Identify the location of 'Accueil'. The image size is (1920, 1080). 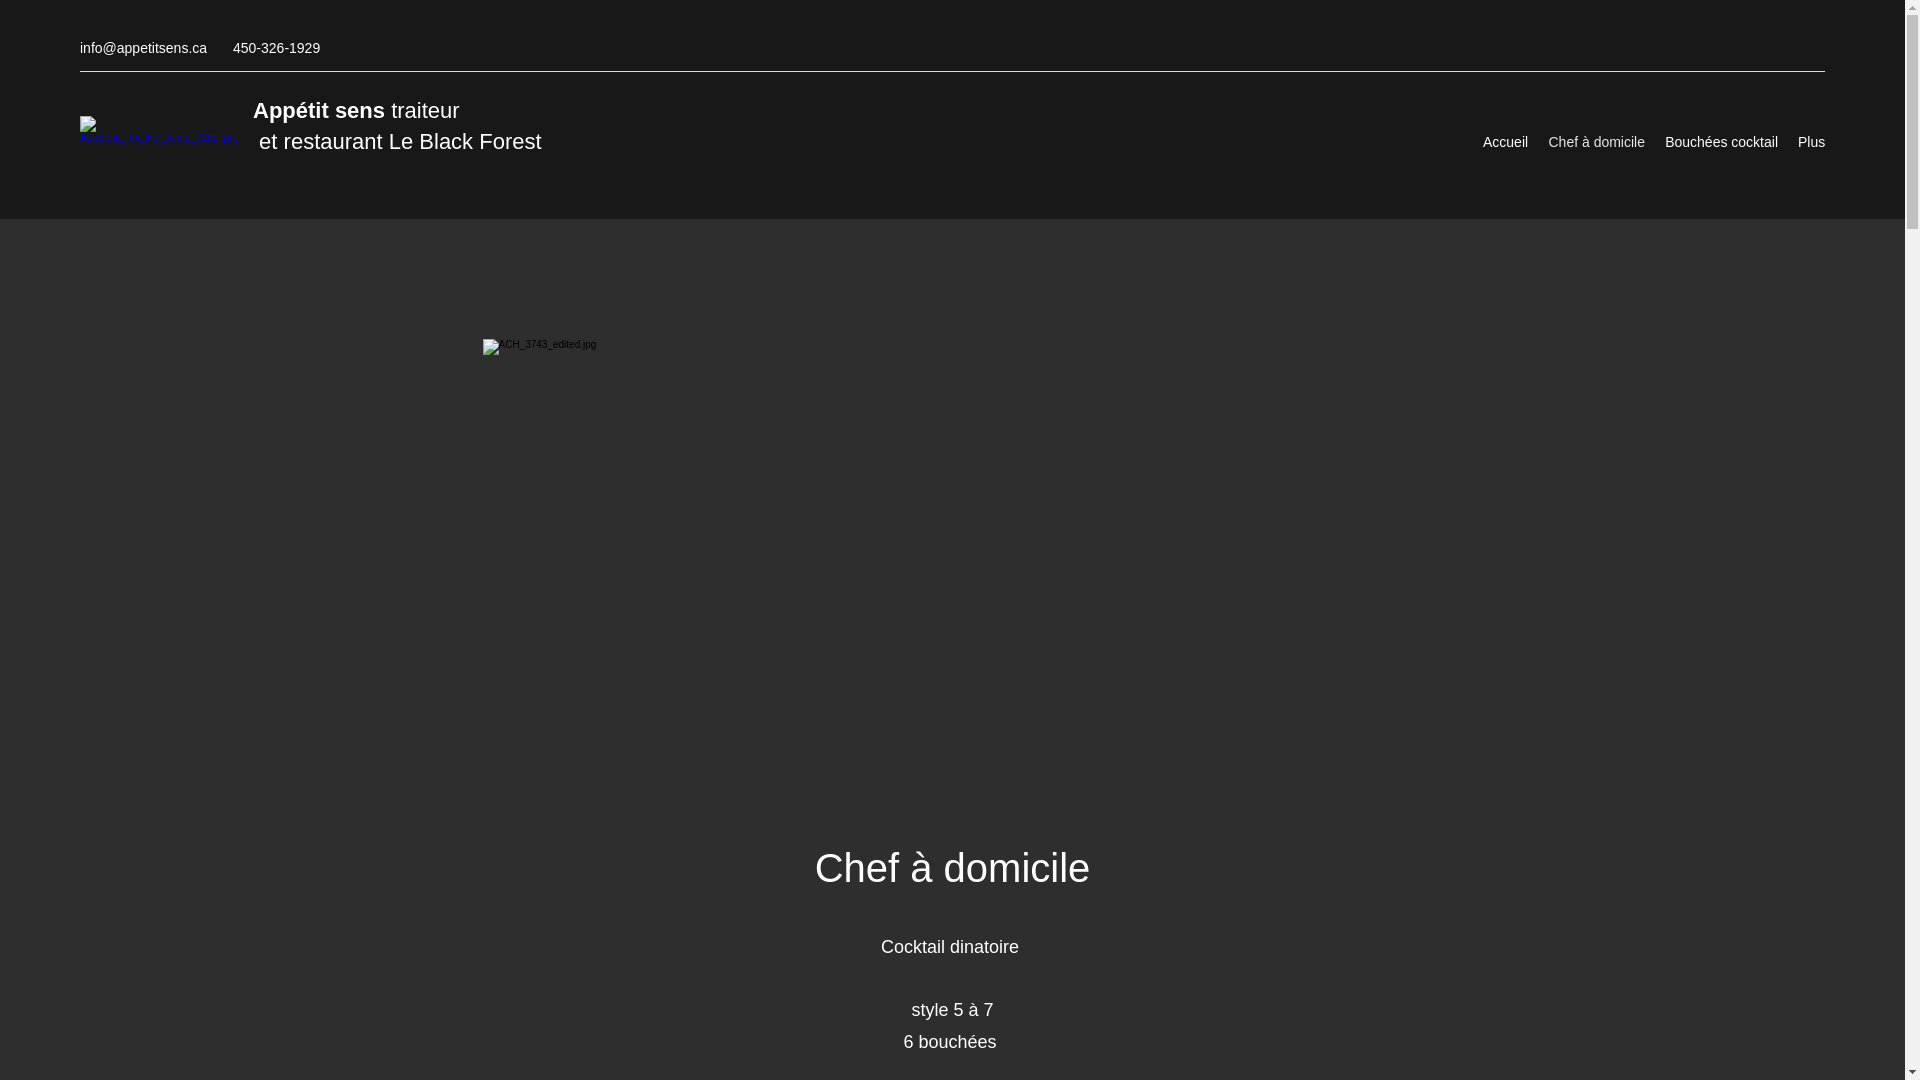
(1505, 141).